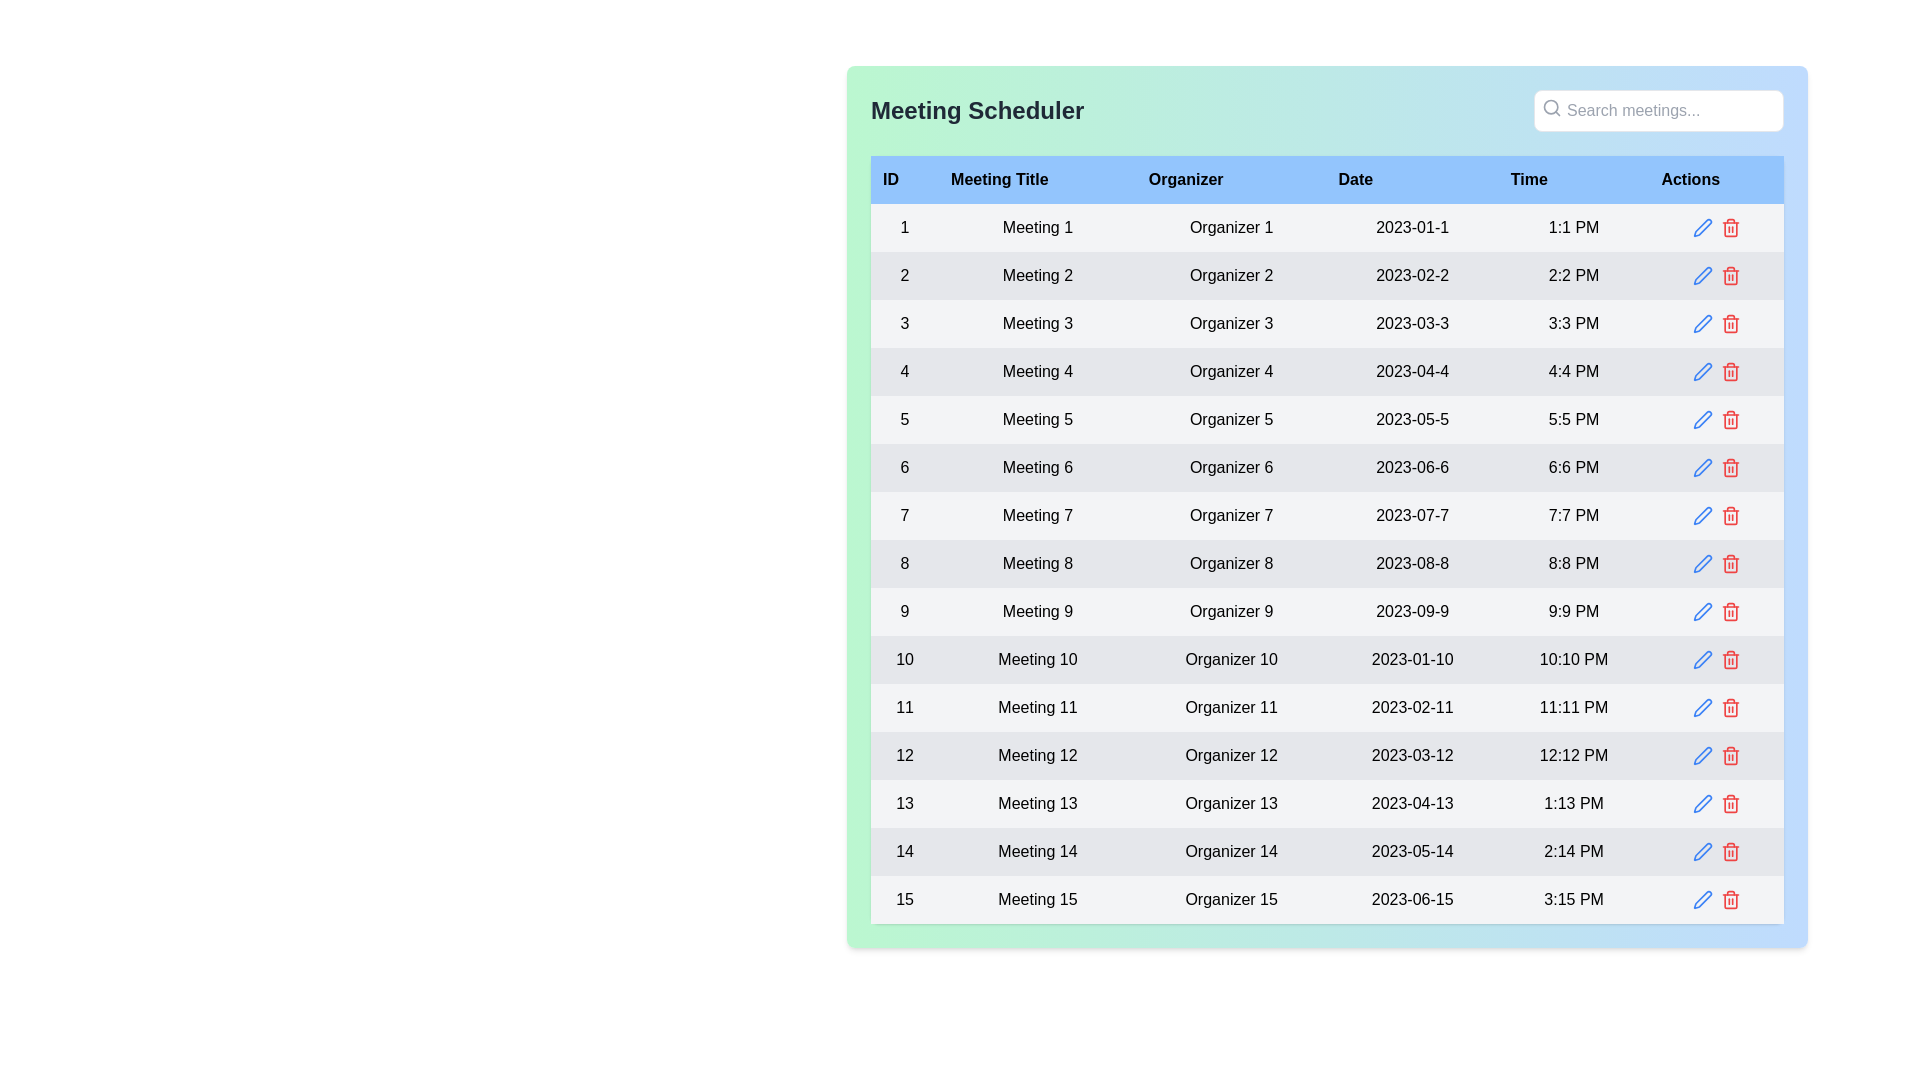 The height and width of the screenshot is (1080, 1920). Describe the element at coordinates (1701, 802) in the screenshot. I see `the interactive icon in the Actions column of the data table corresponding to 'Meeting 13' to change its color` at that location.